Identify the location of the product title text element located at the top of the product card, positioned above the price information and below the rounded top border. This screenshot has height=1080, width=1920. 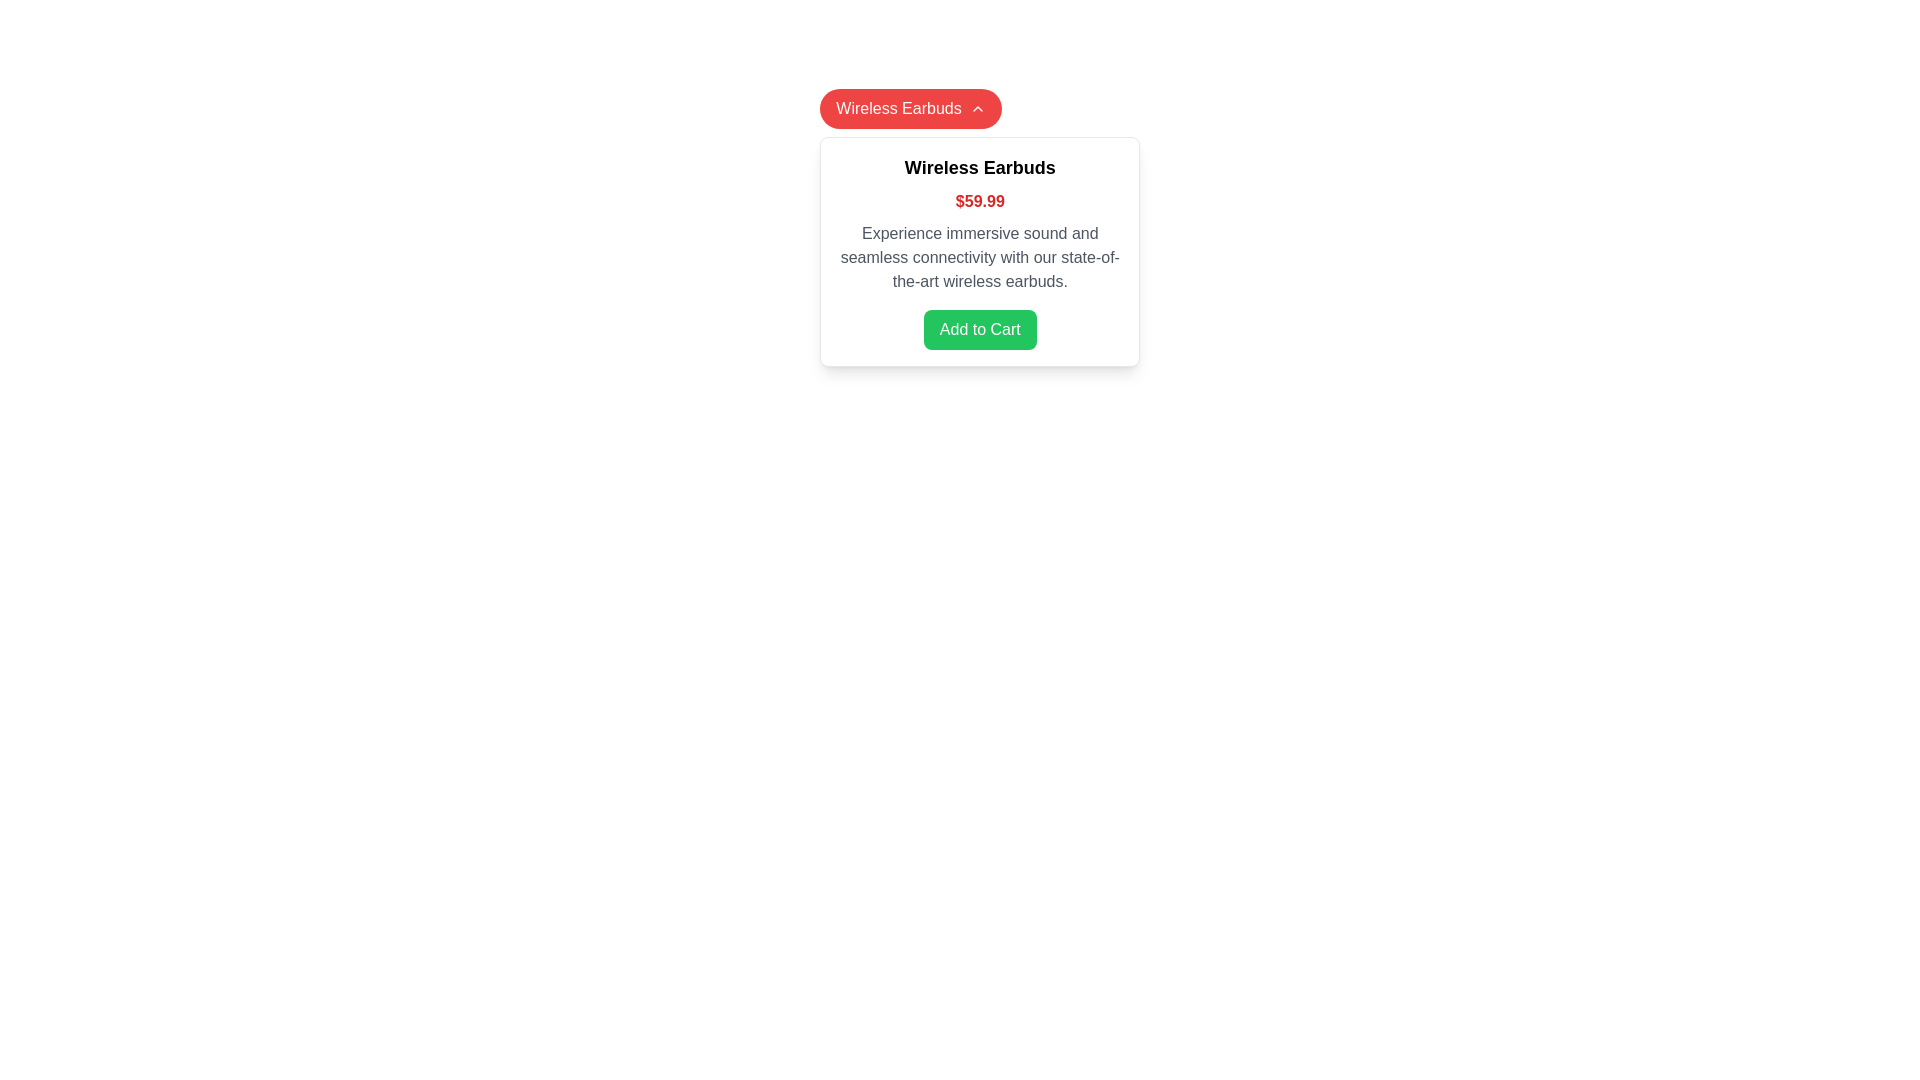
(980, 167).